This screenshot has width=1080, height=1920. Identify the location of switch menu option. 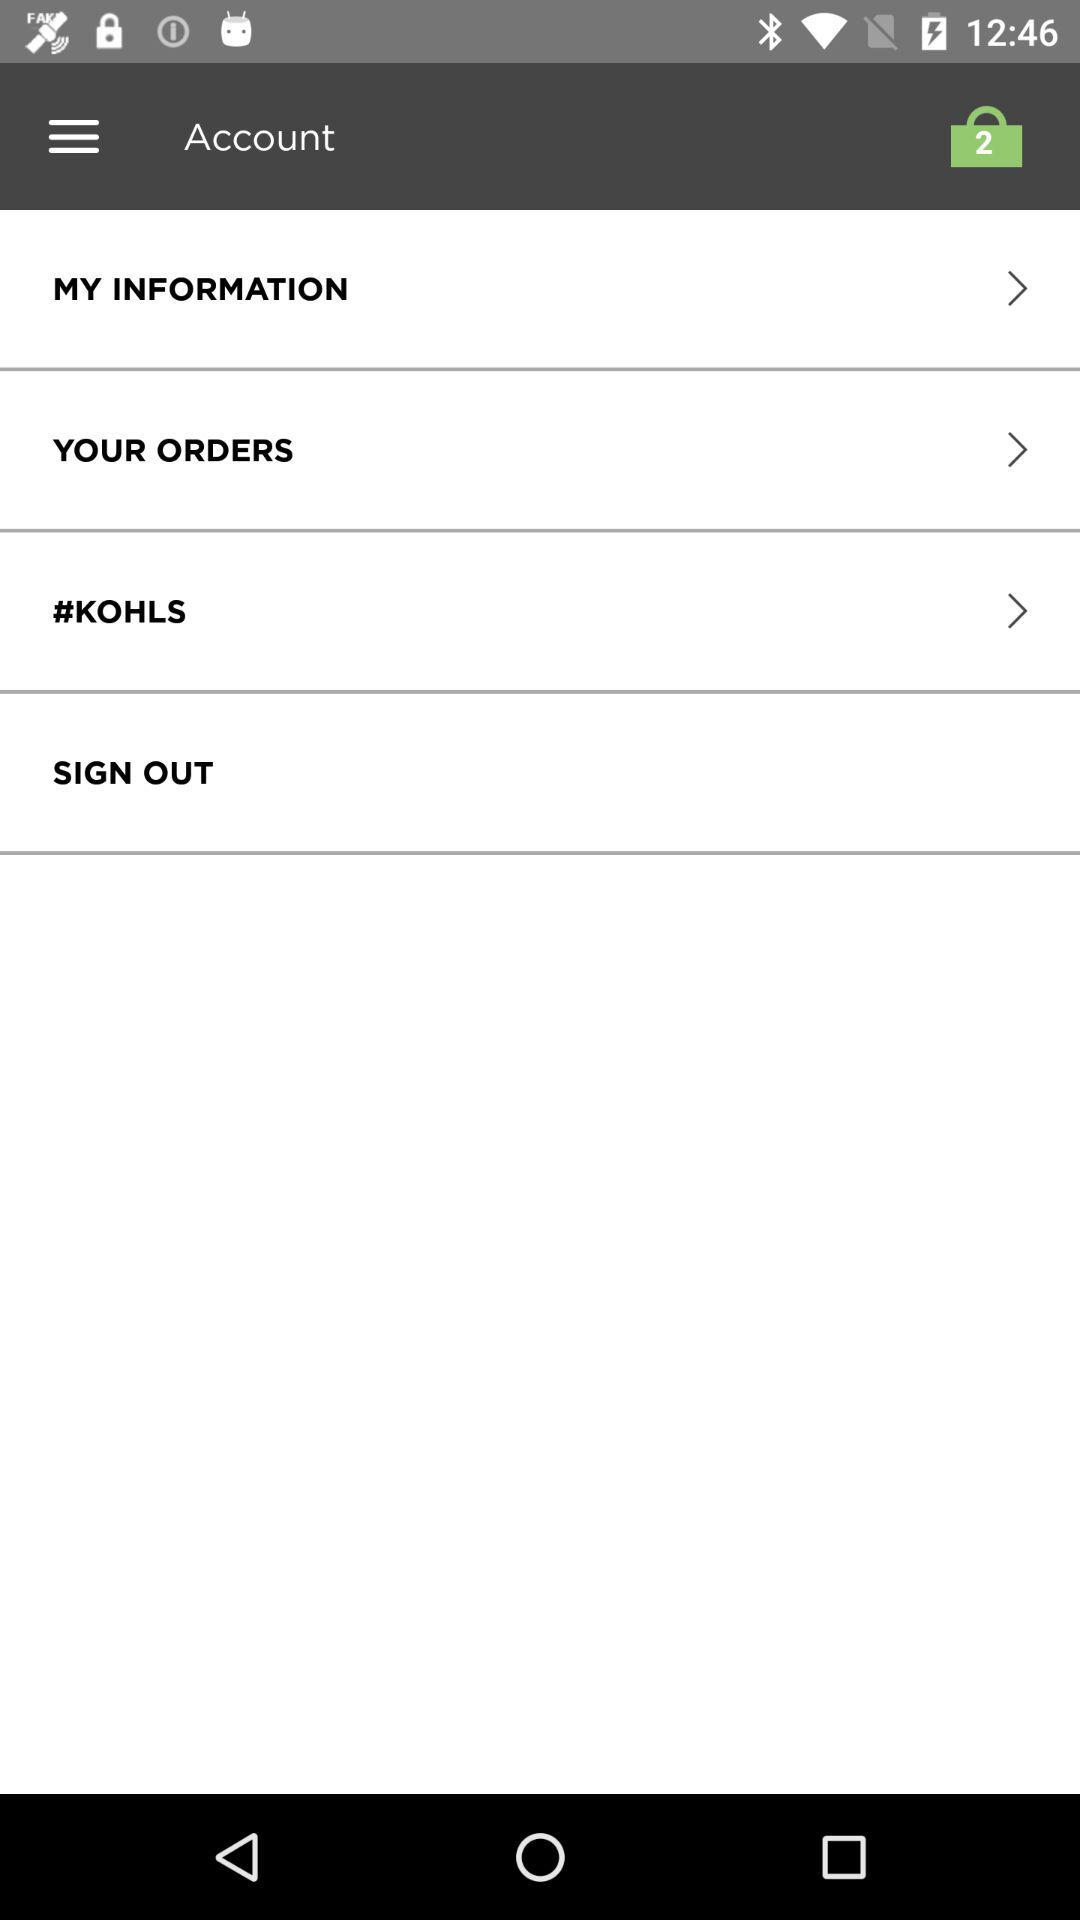
(72, 135).